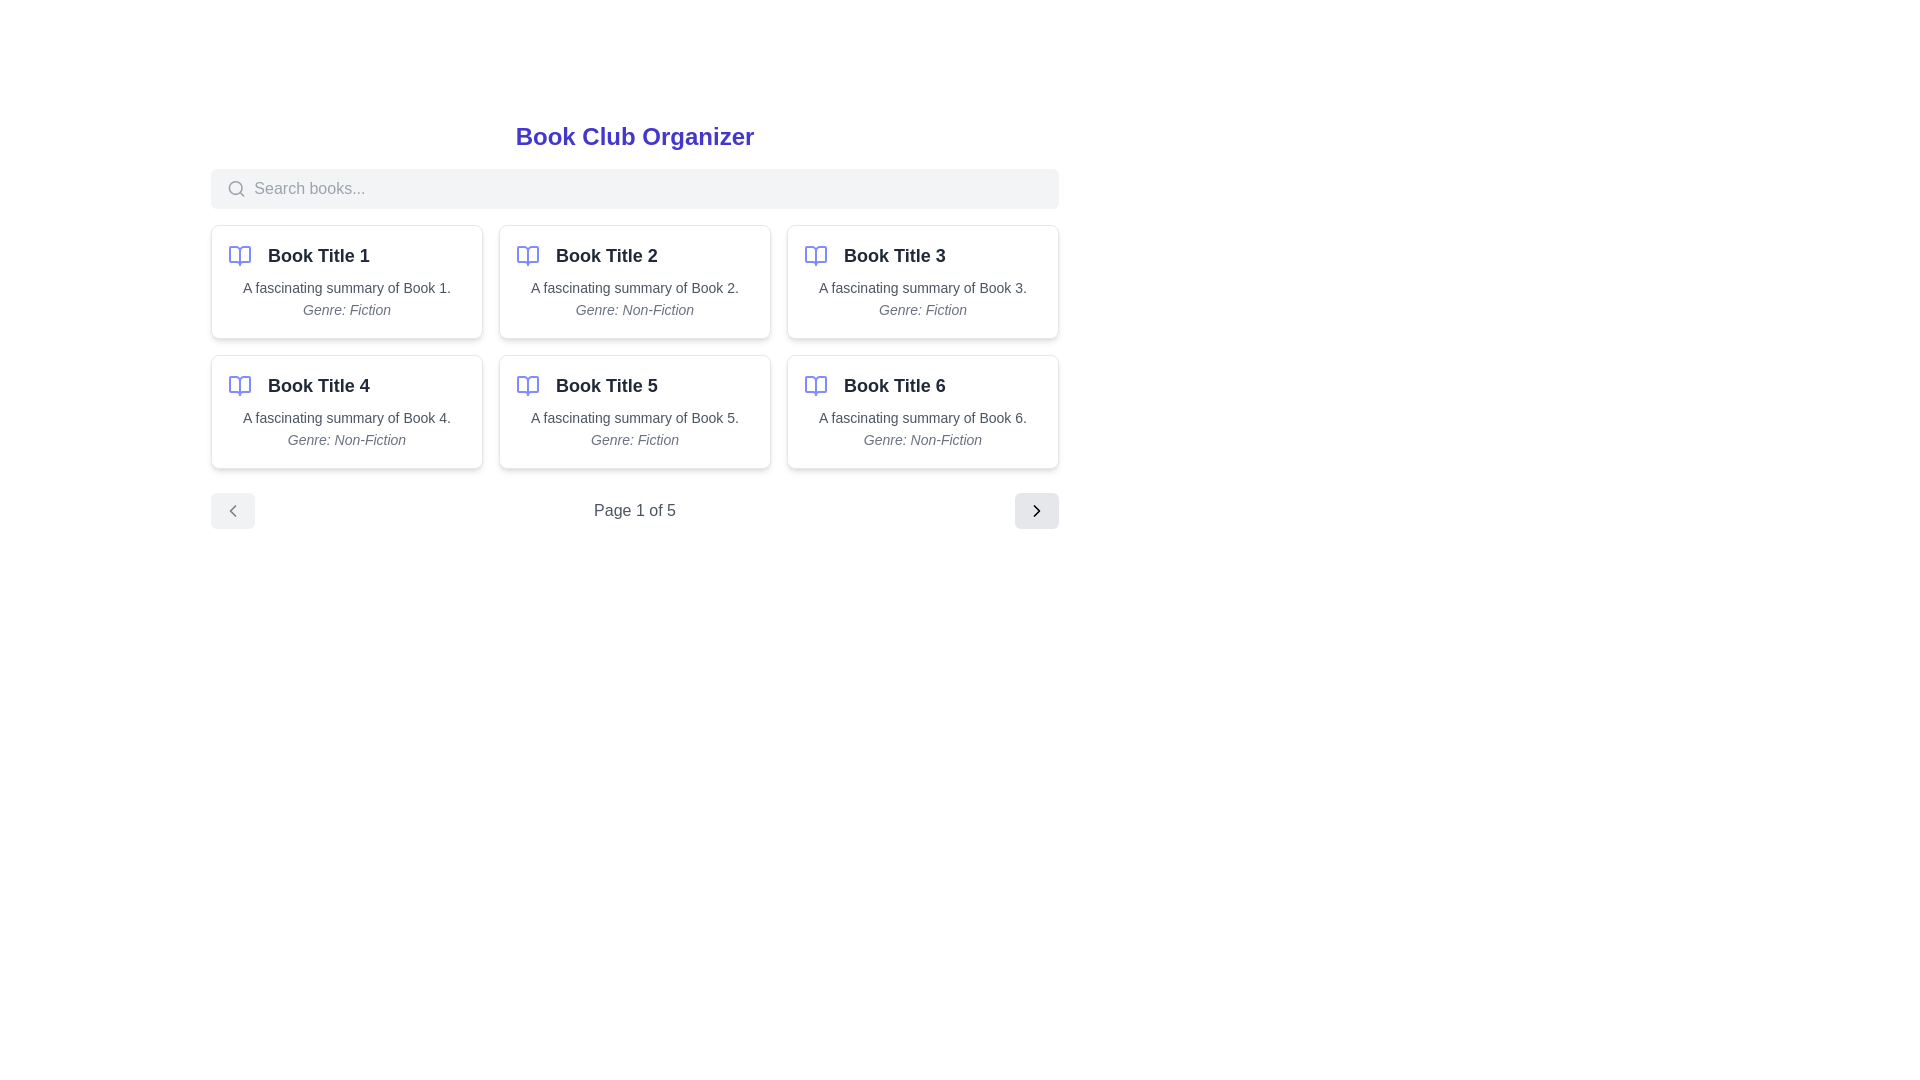 This screenshot has width=1920, height=1080. What do you see at coordinates (816, 385) in the screenshot?
I see `the stylized open book icon, which is located at the top-left section of the card for 'Book Title 6', next` at bounding box center [816, 385].